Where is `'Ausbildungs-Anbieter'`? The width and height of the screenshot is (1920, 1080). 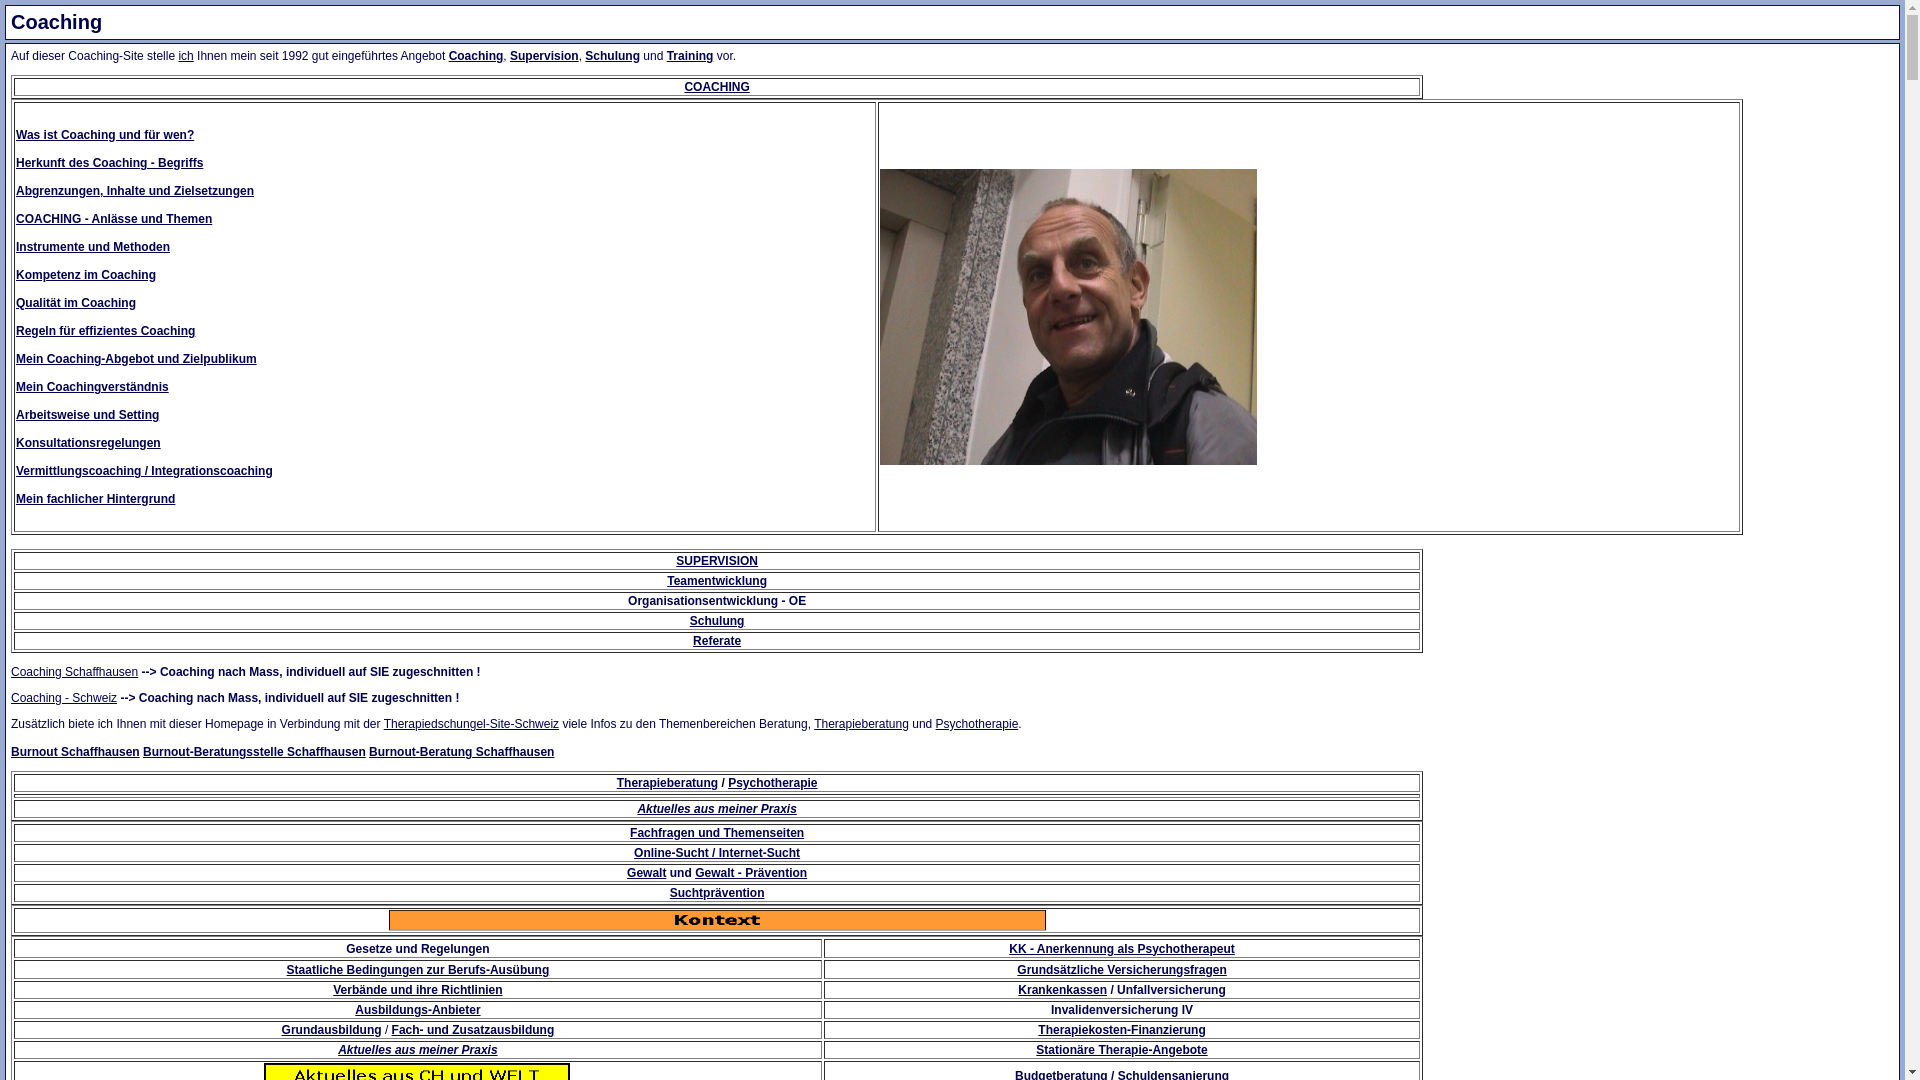 'Ausbildungs-Anbieter' is located at coordinates (416, 1010).